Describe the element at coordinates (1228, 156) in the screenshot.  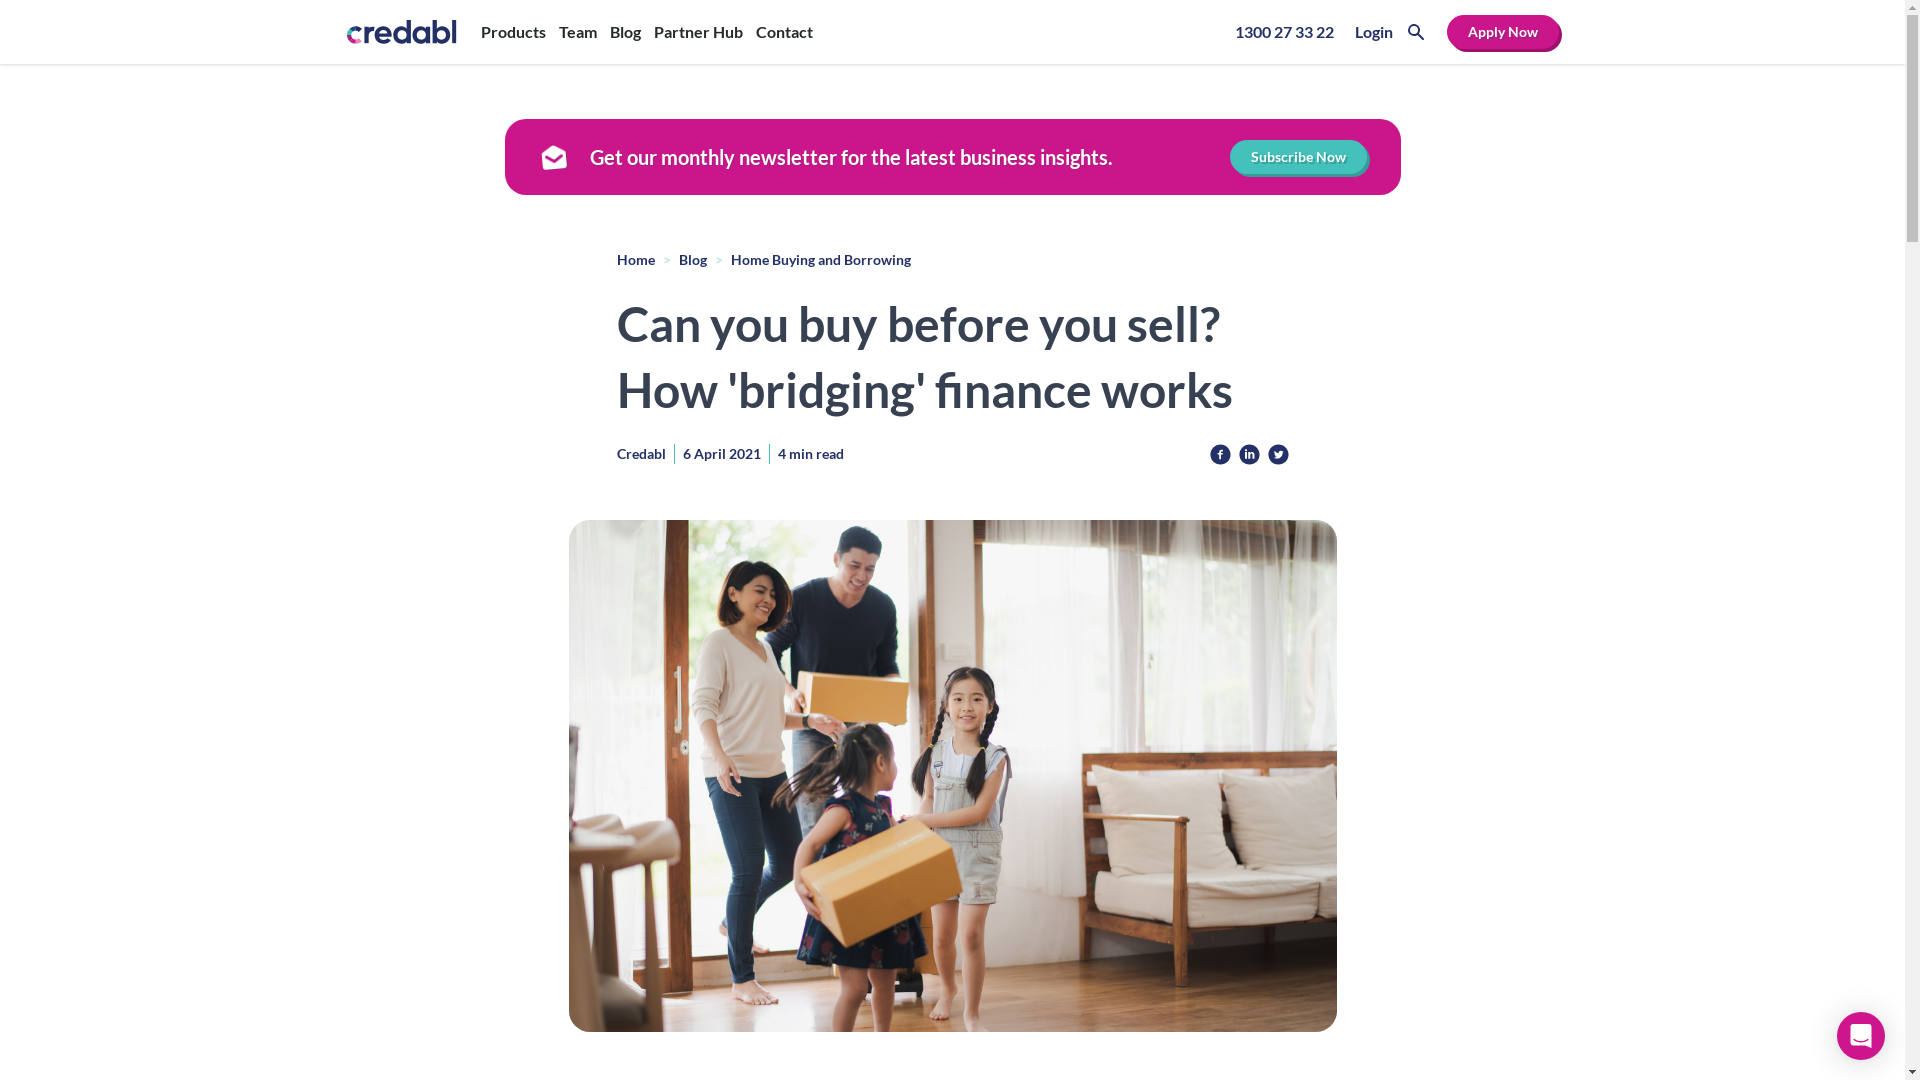
I see `'Subscribe Now'` at that location.